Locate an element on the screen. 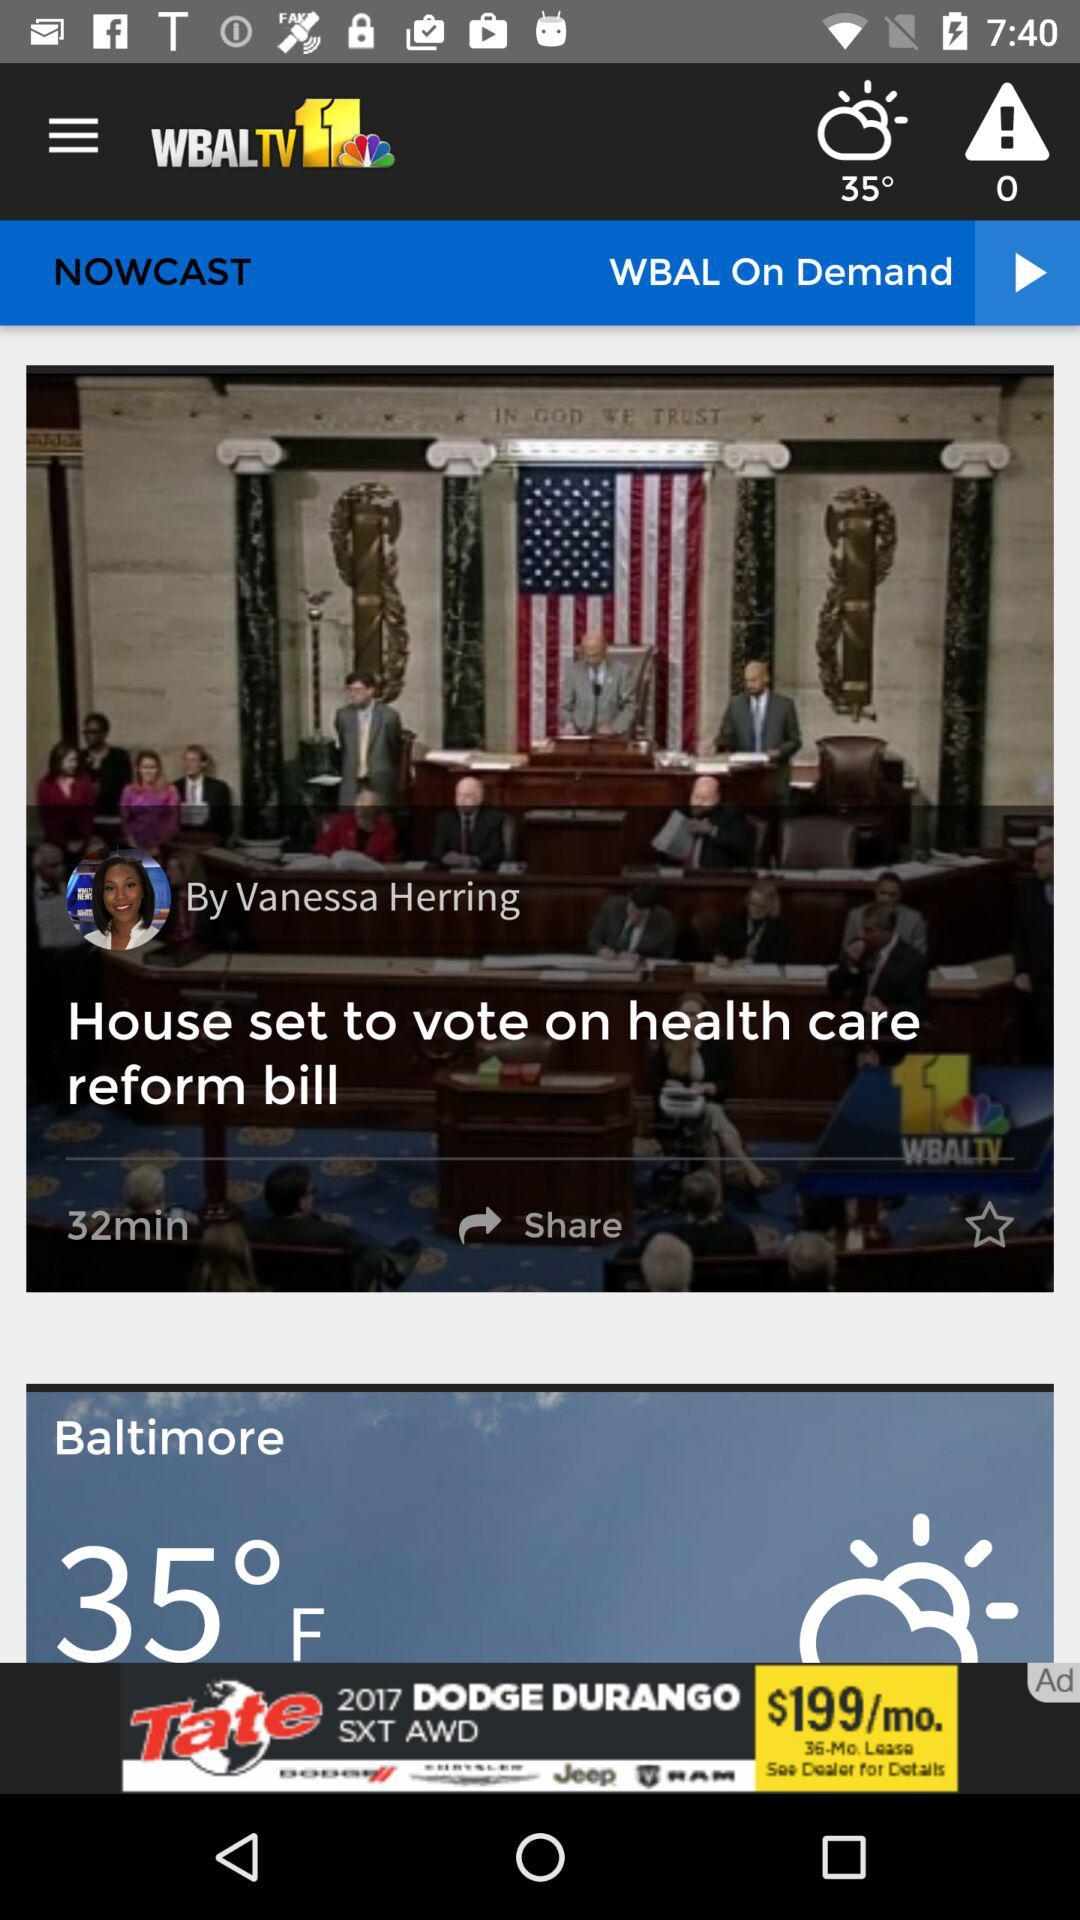  the menu icon is located at coordinates (72, 135).